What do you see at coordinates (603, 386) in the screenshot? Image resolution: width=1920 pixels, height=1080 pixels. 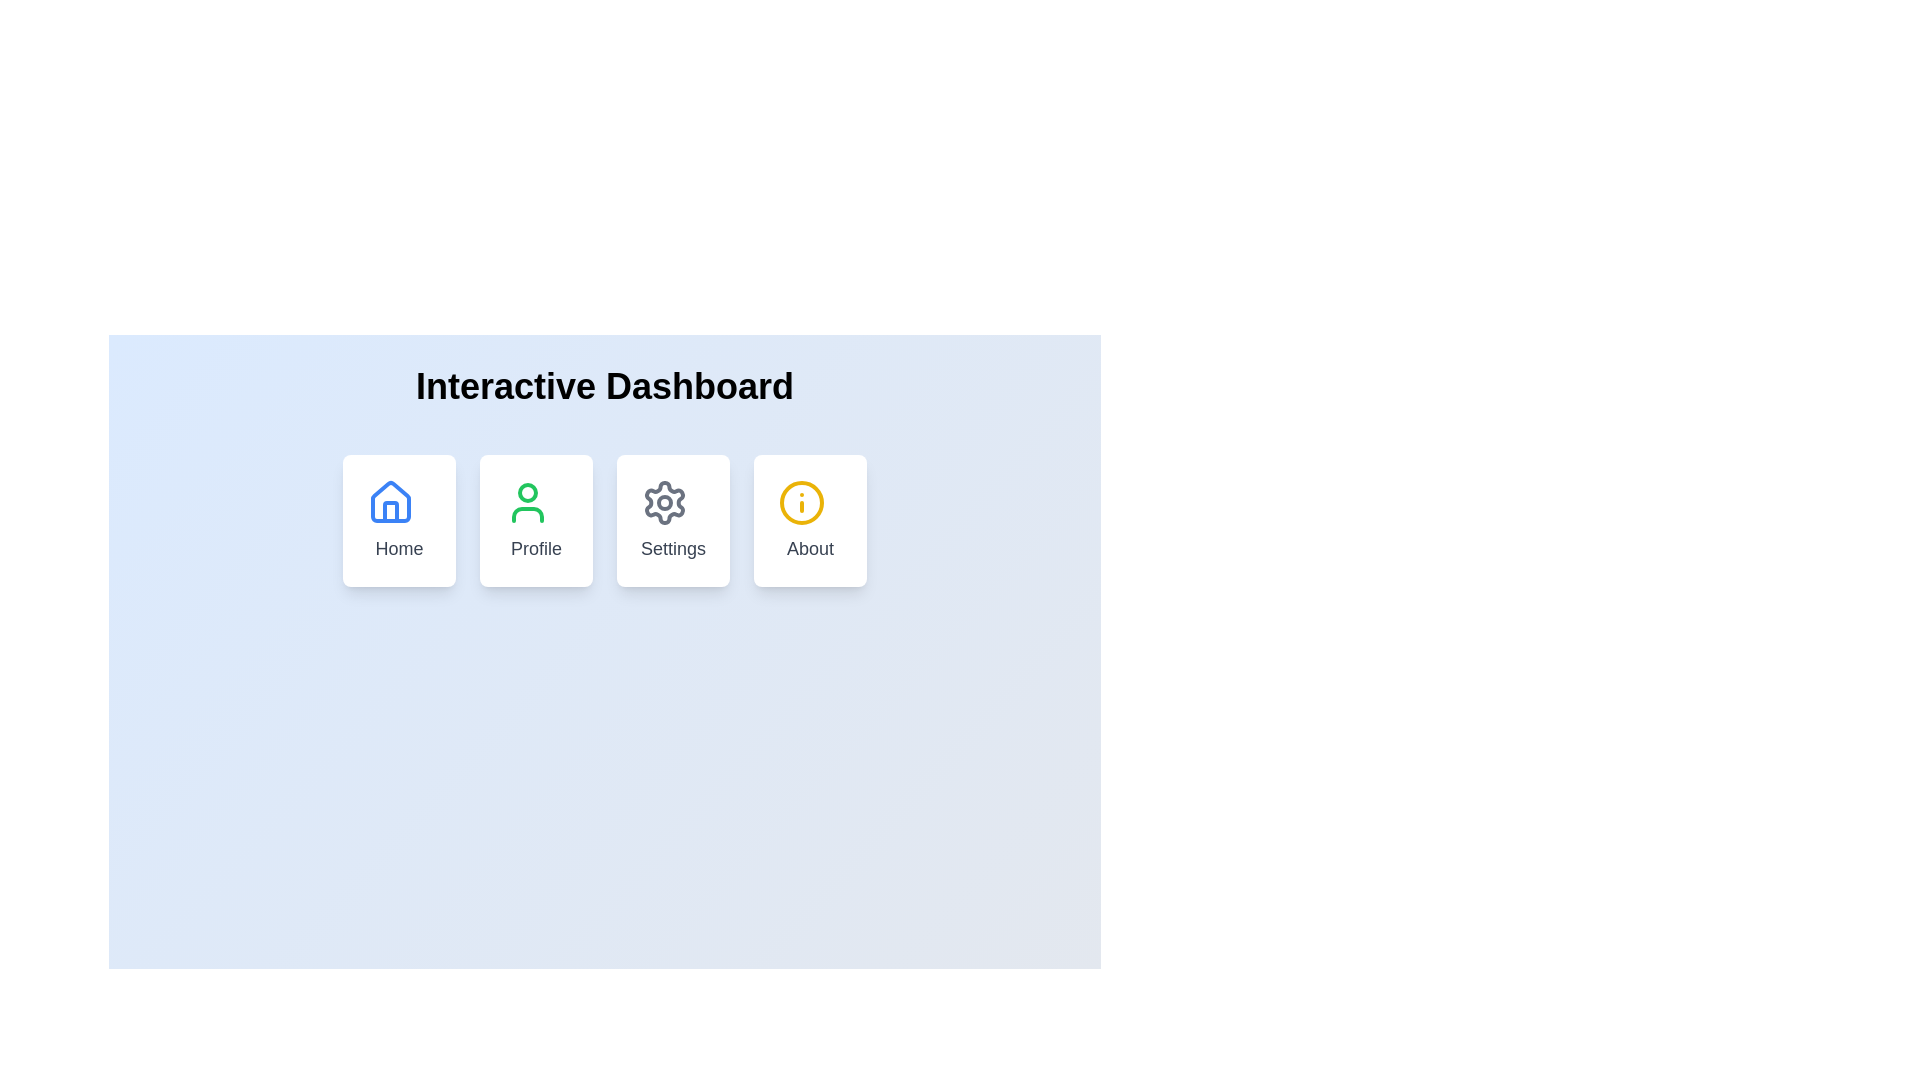 I see `text of the header element that displays 'Interactive Dashboard', which is a bold and large styled text centered at the top section of the interface` at bounding box center [603, 386].